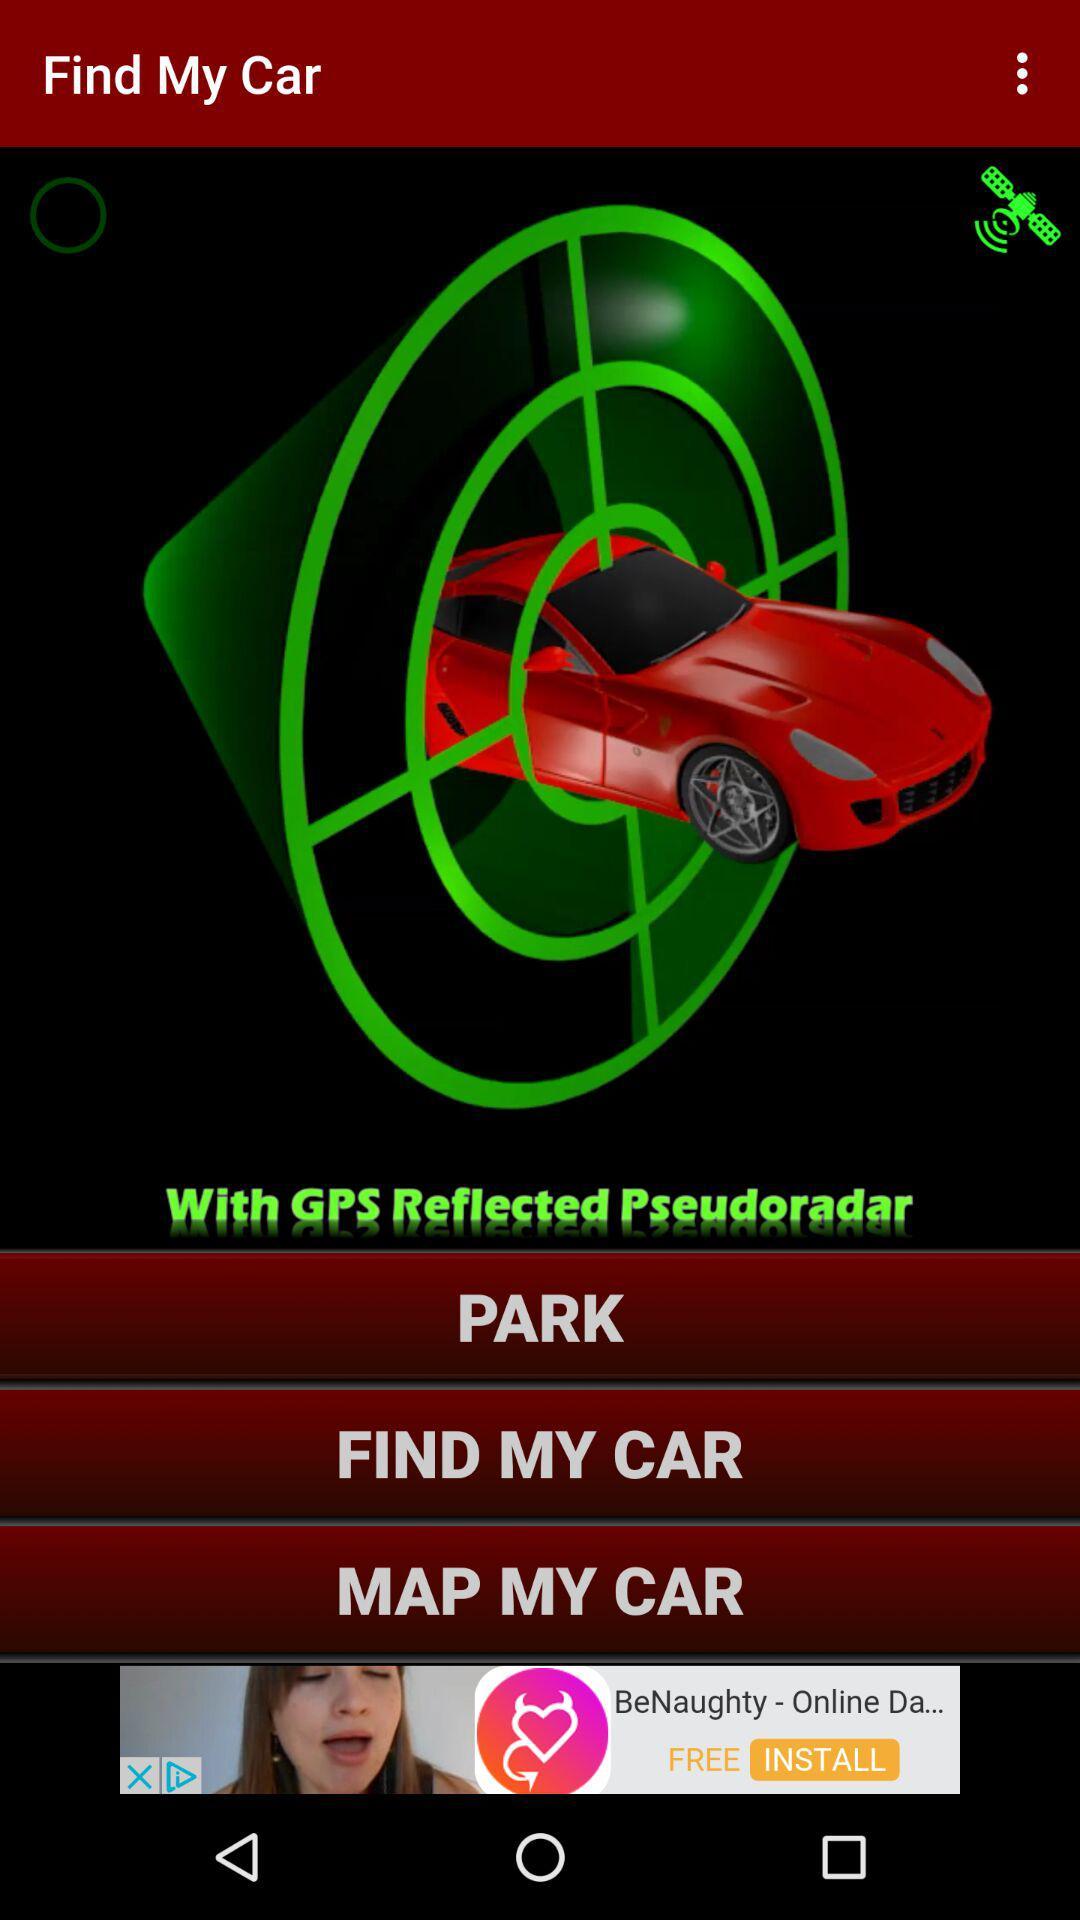 The width and height of the screenshot is (1080, 1920). What do you see at coordinates (540, 1727) in the screenshot?
I see `advisement` at bounding box center [540, 1727].